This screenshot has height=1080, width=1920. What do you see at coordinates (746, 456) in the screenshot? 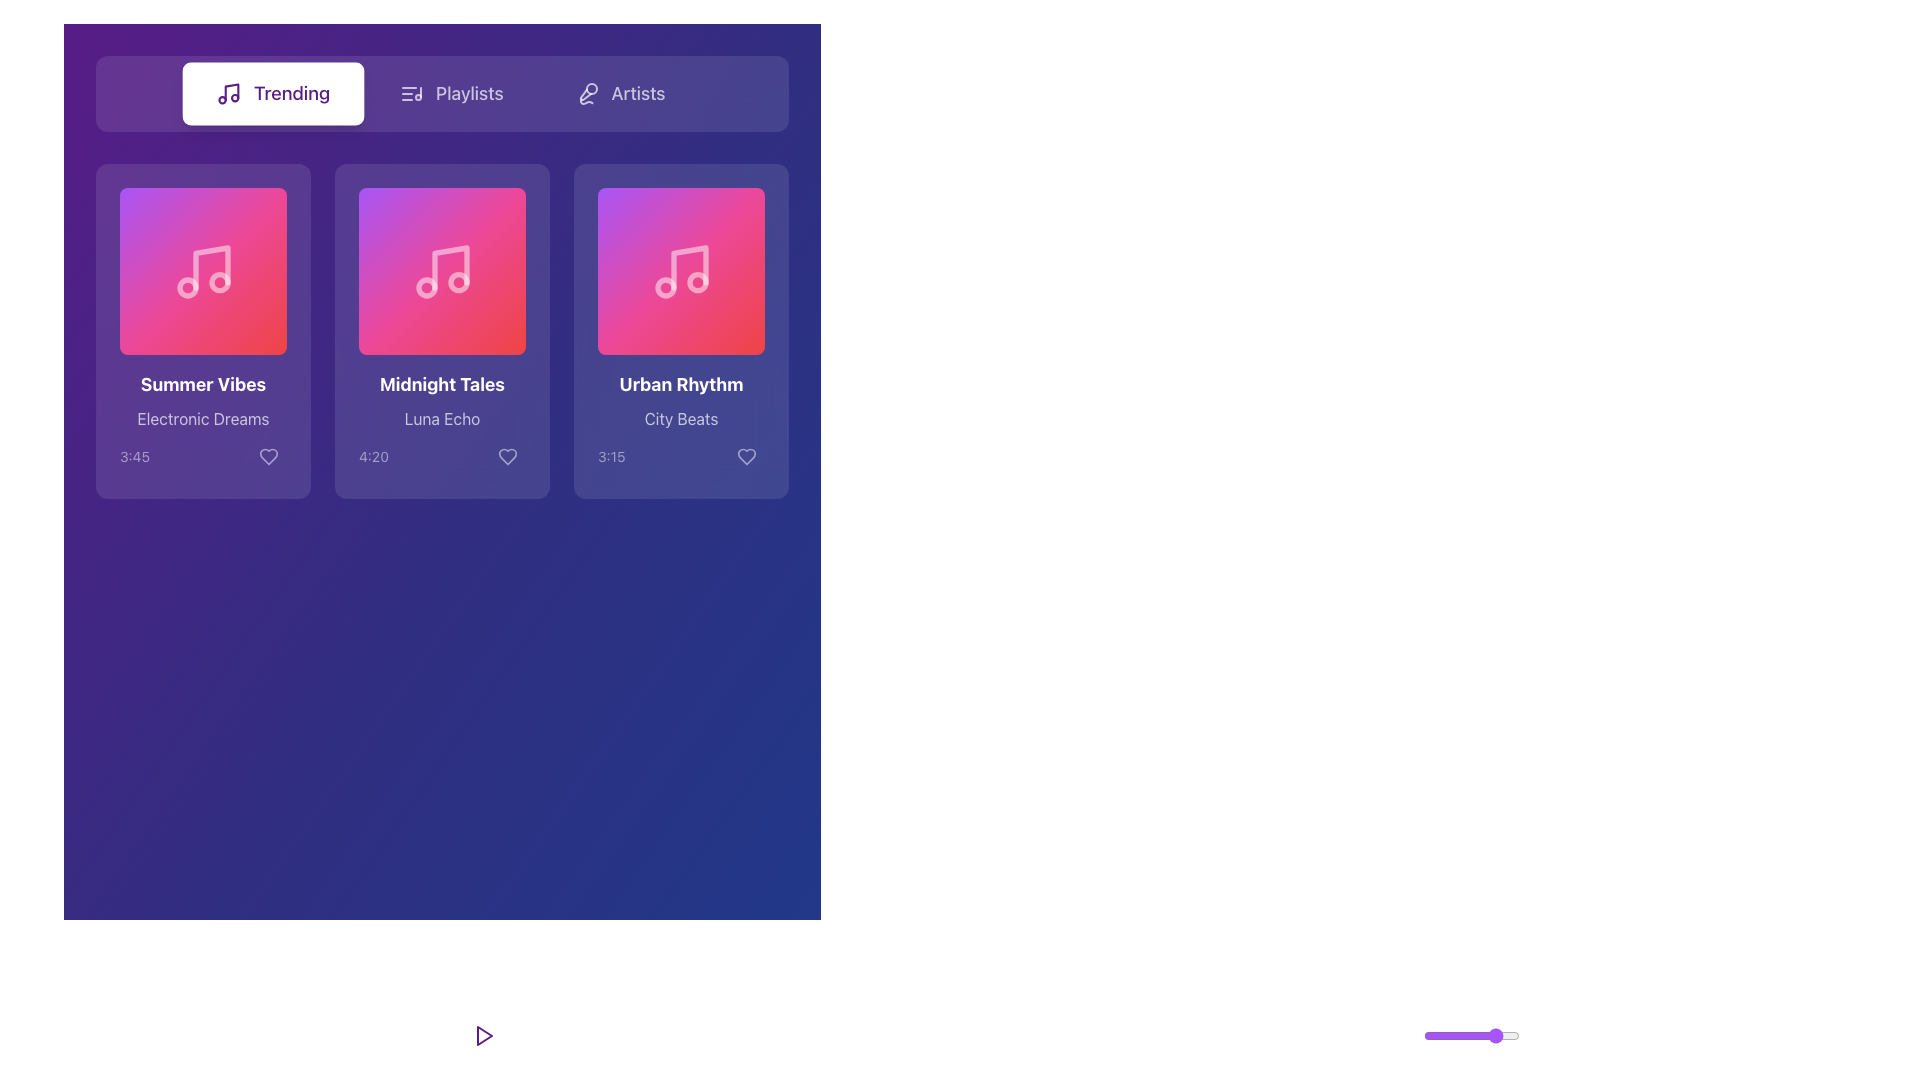
I see `the heart-shaped icon representing the 'like' or 'favorite' function on the 'Urban Rhythm' music entry card, located in the bottom right corner` at bounding box center [746, 456].